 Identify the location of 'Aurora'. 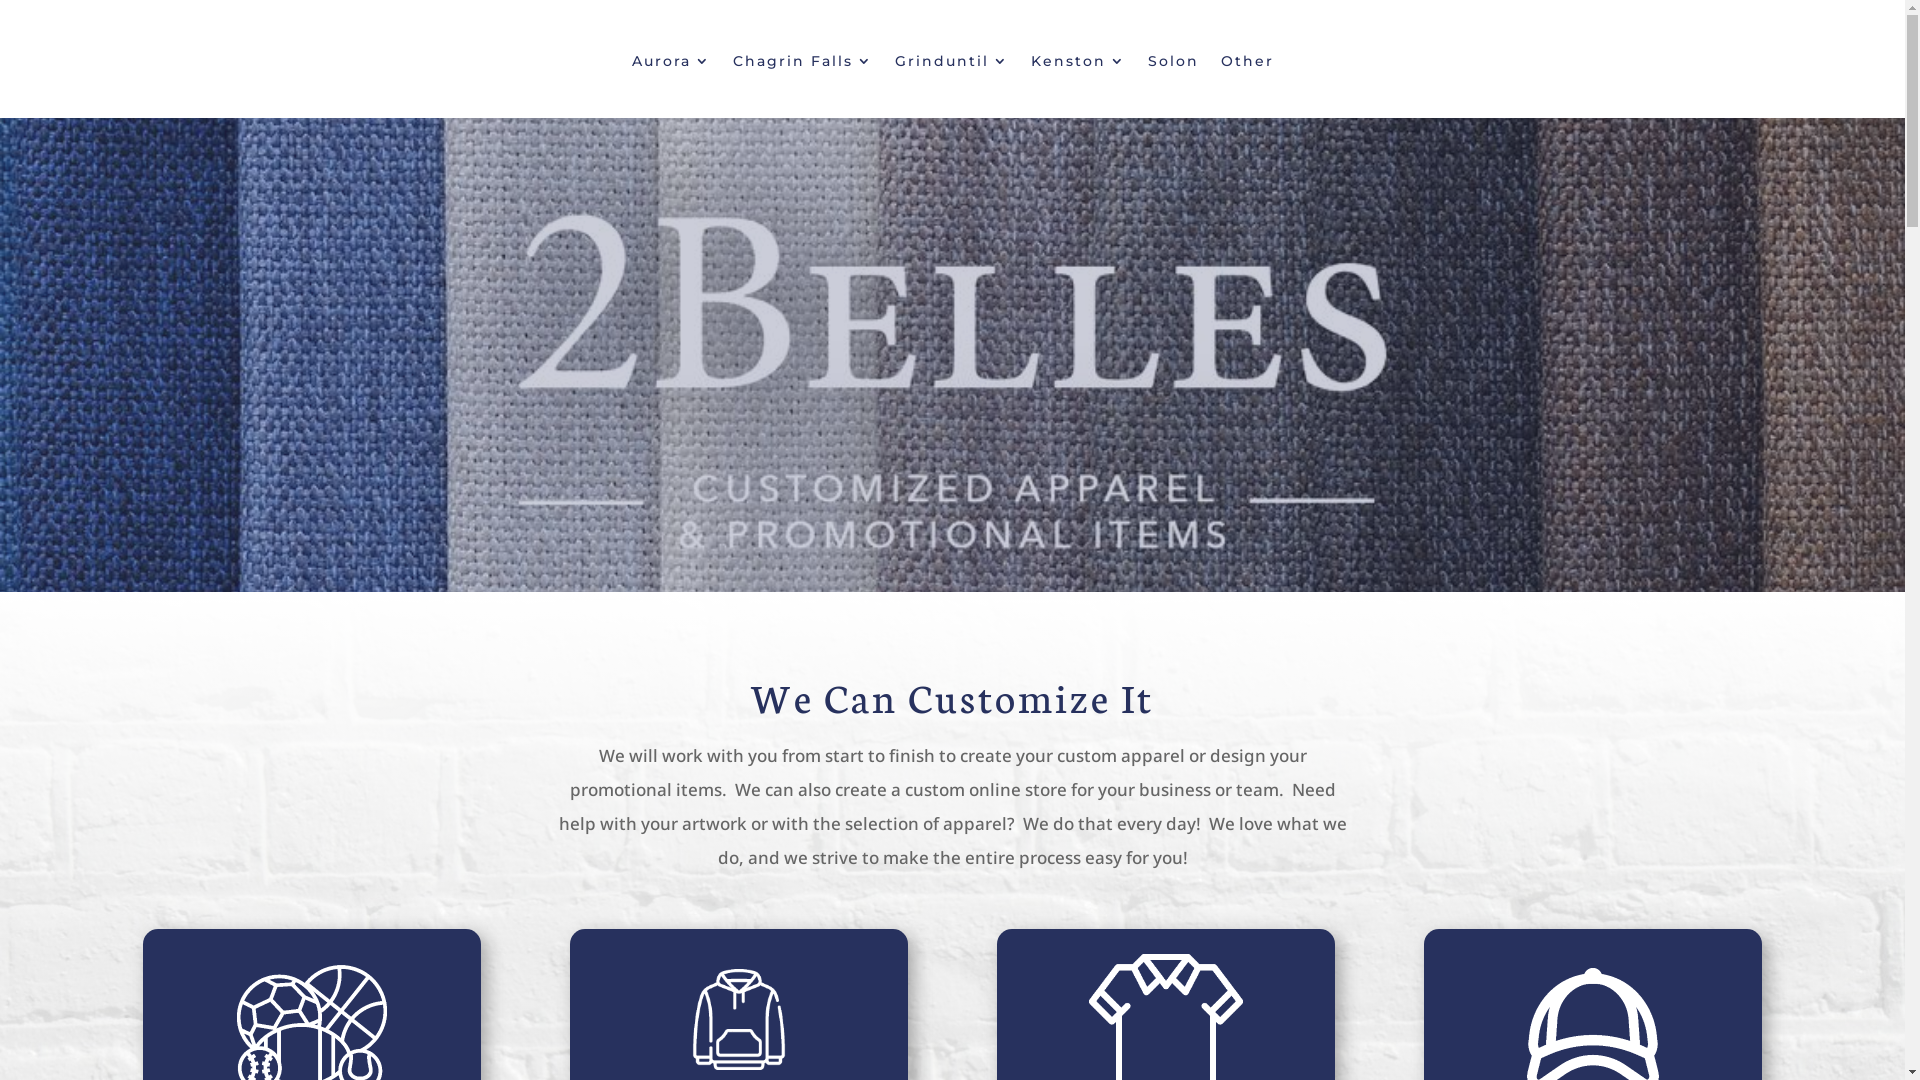
(671, 64).